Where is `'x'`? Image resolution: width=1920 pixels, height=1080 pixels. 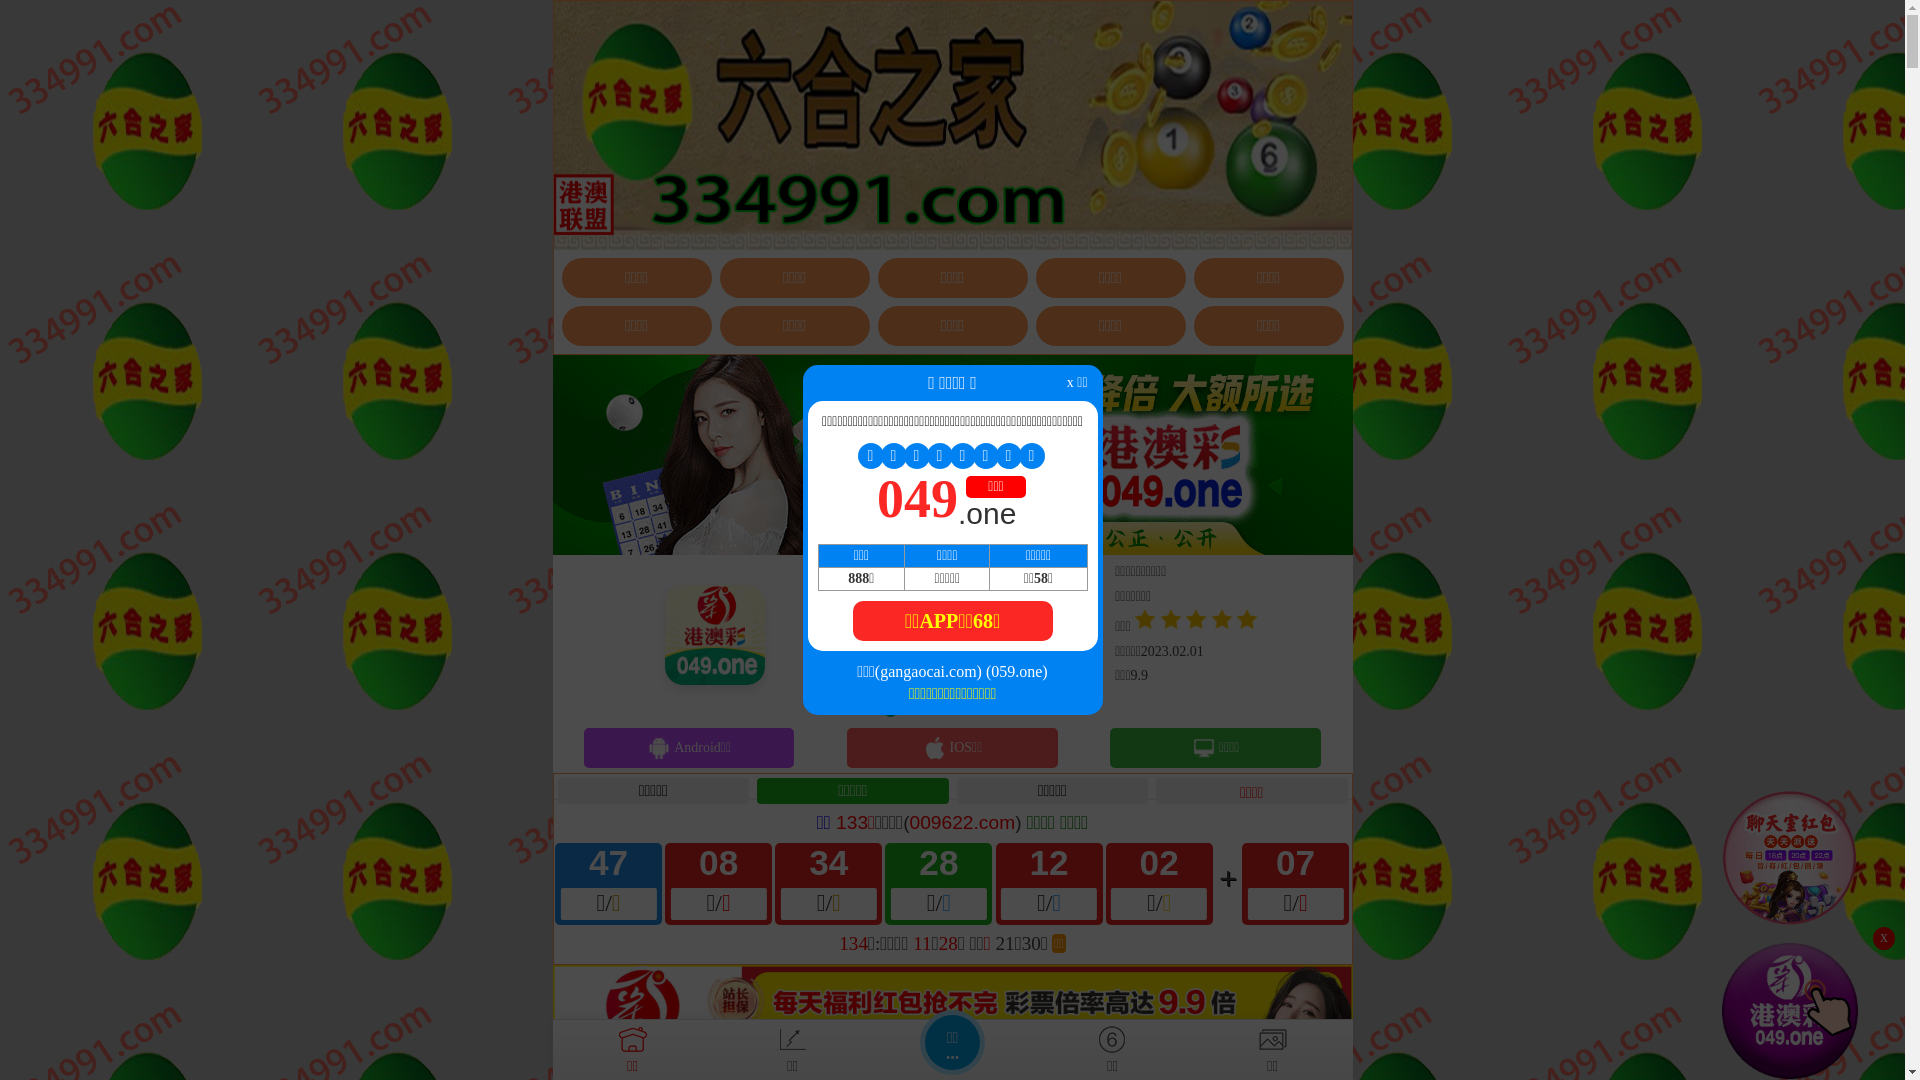
'x' is located at coordinates (1871, 938).